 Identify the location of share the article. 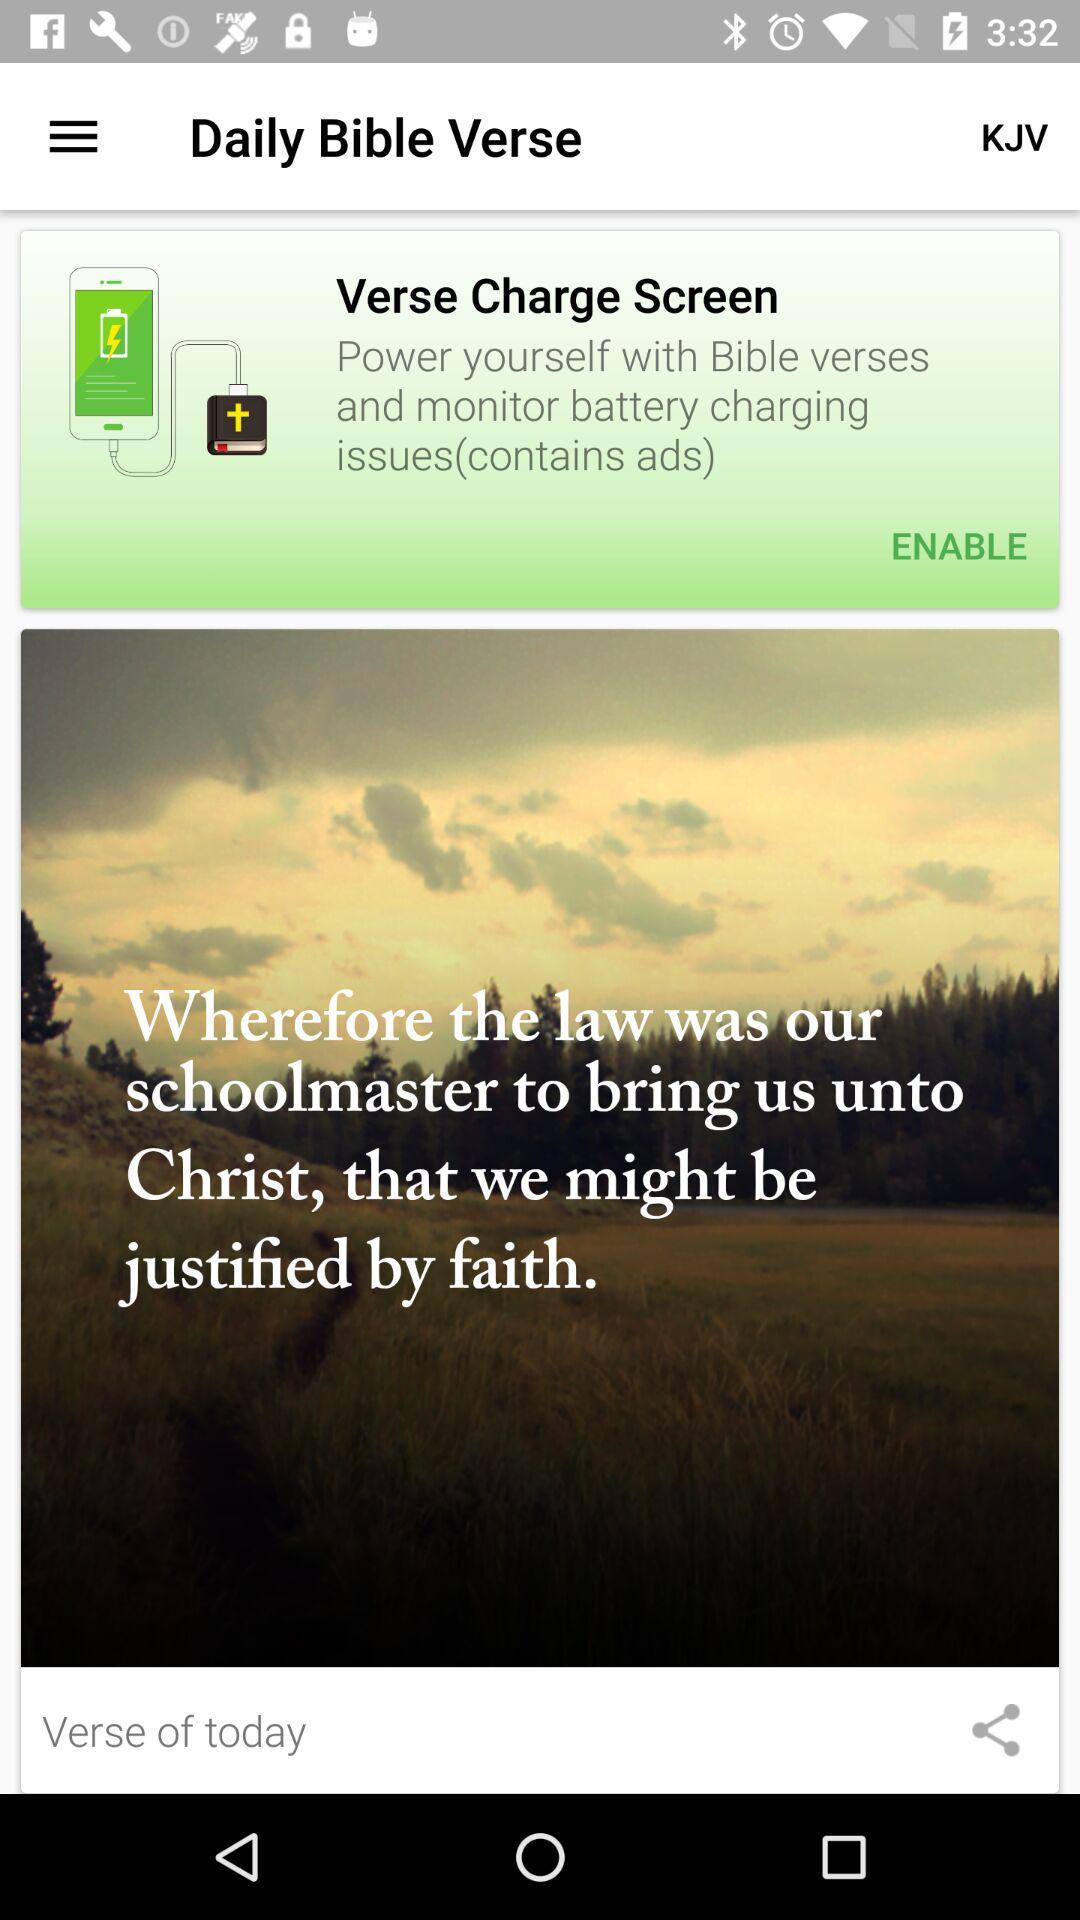
(995, 1729).